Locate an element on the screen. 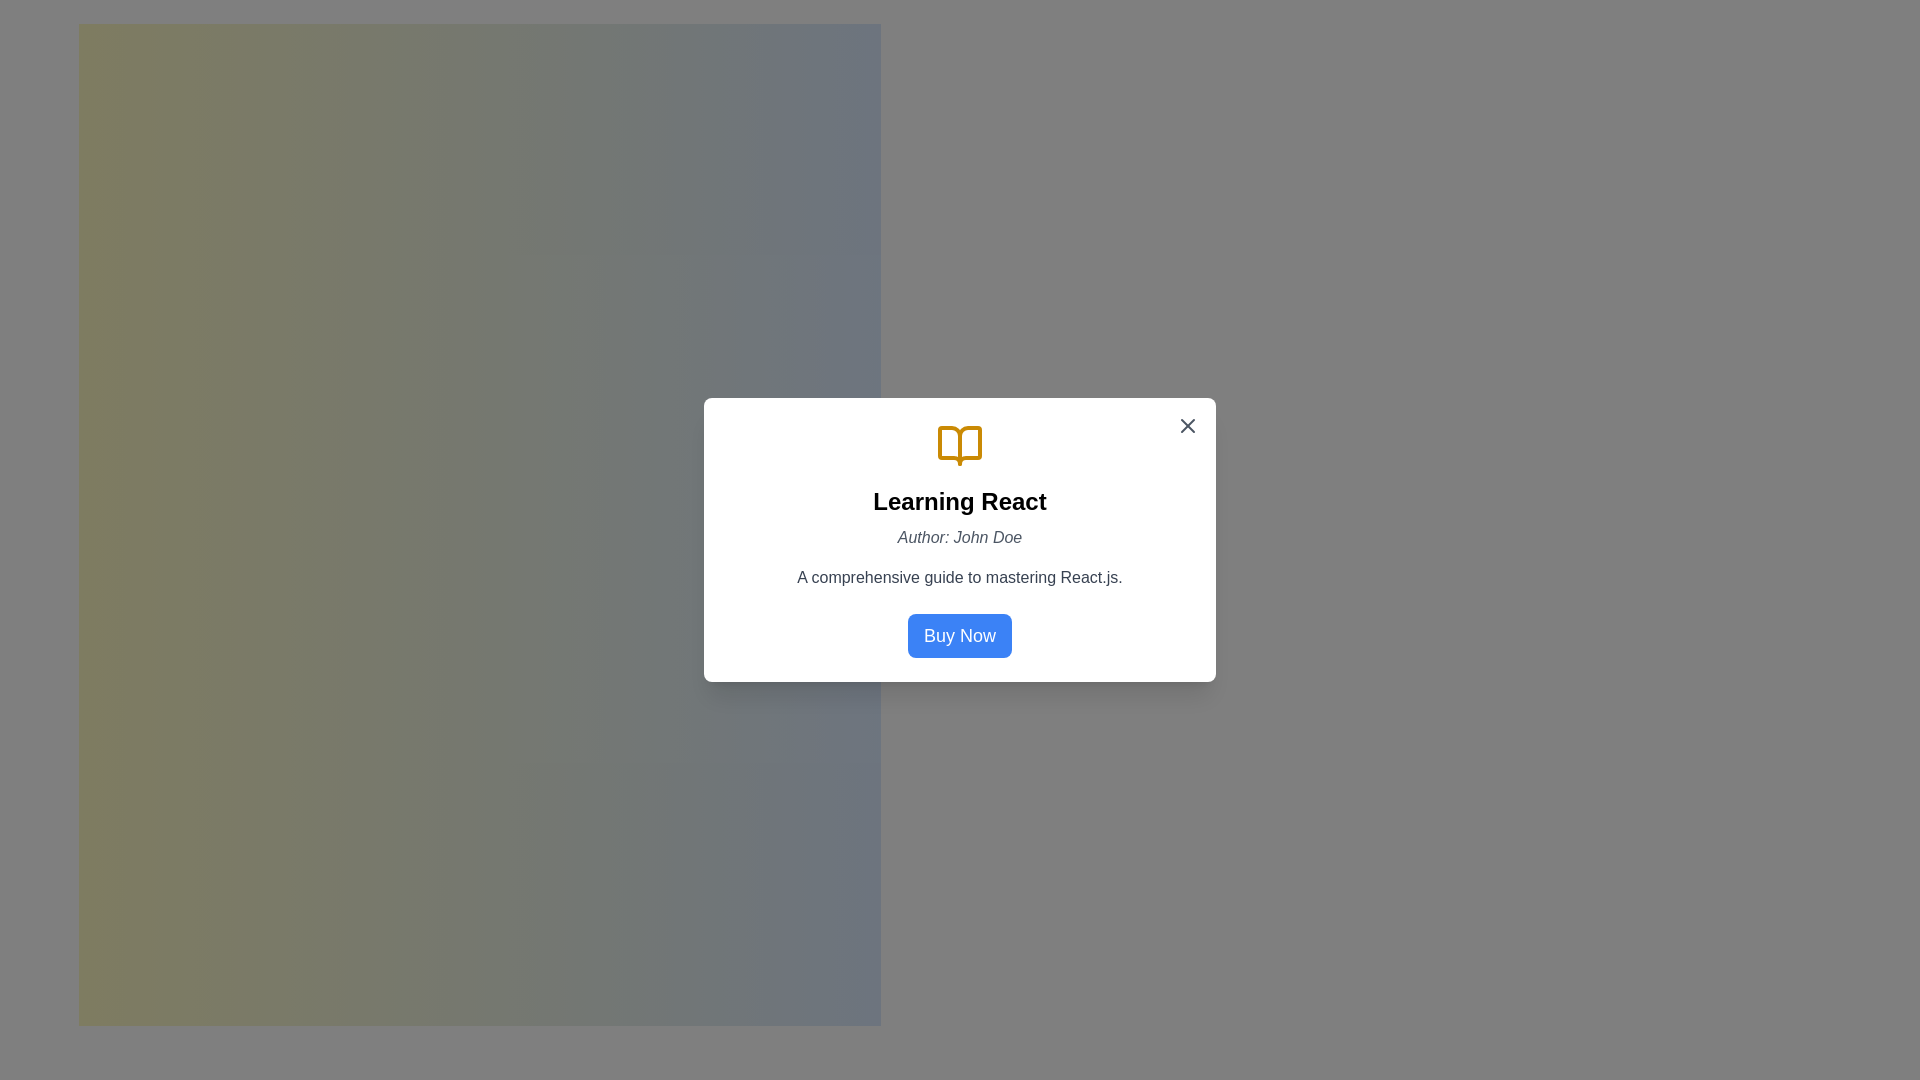 This screenshot has height=1080, width=1920. the yellow open book icon located at the top of the modal dialog above the title 'Learning React' is located at coordinates (960, 445).